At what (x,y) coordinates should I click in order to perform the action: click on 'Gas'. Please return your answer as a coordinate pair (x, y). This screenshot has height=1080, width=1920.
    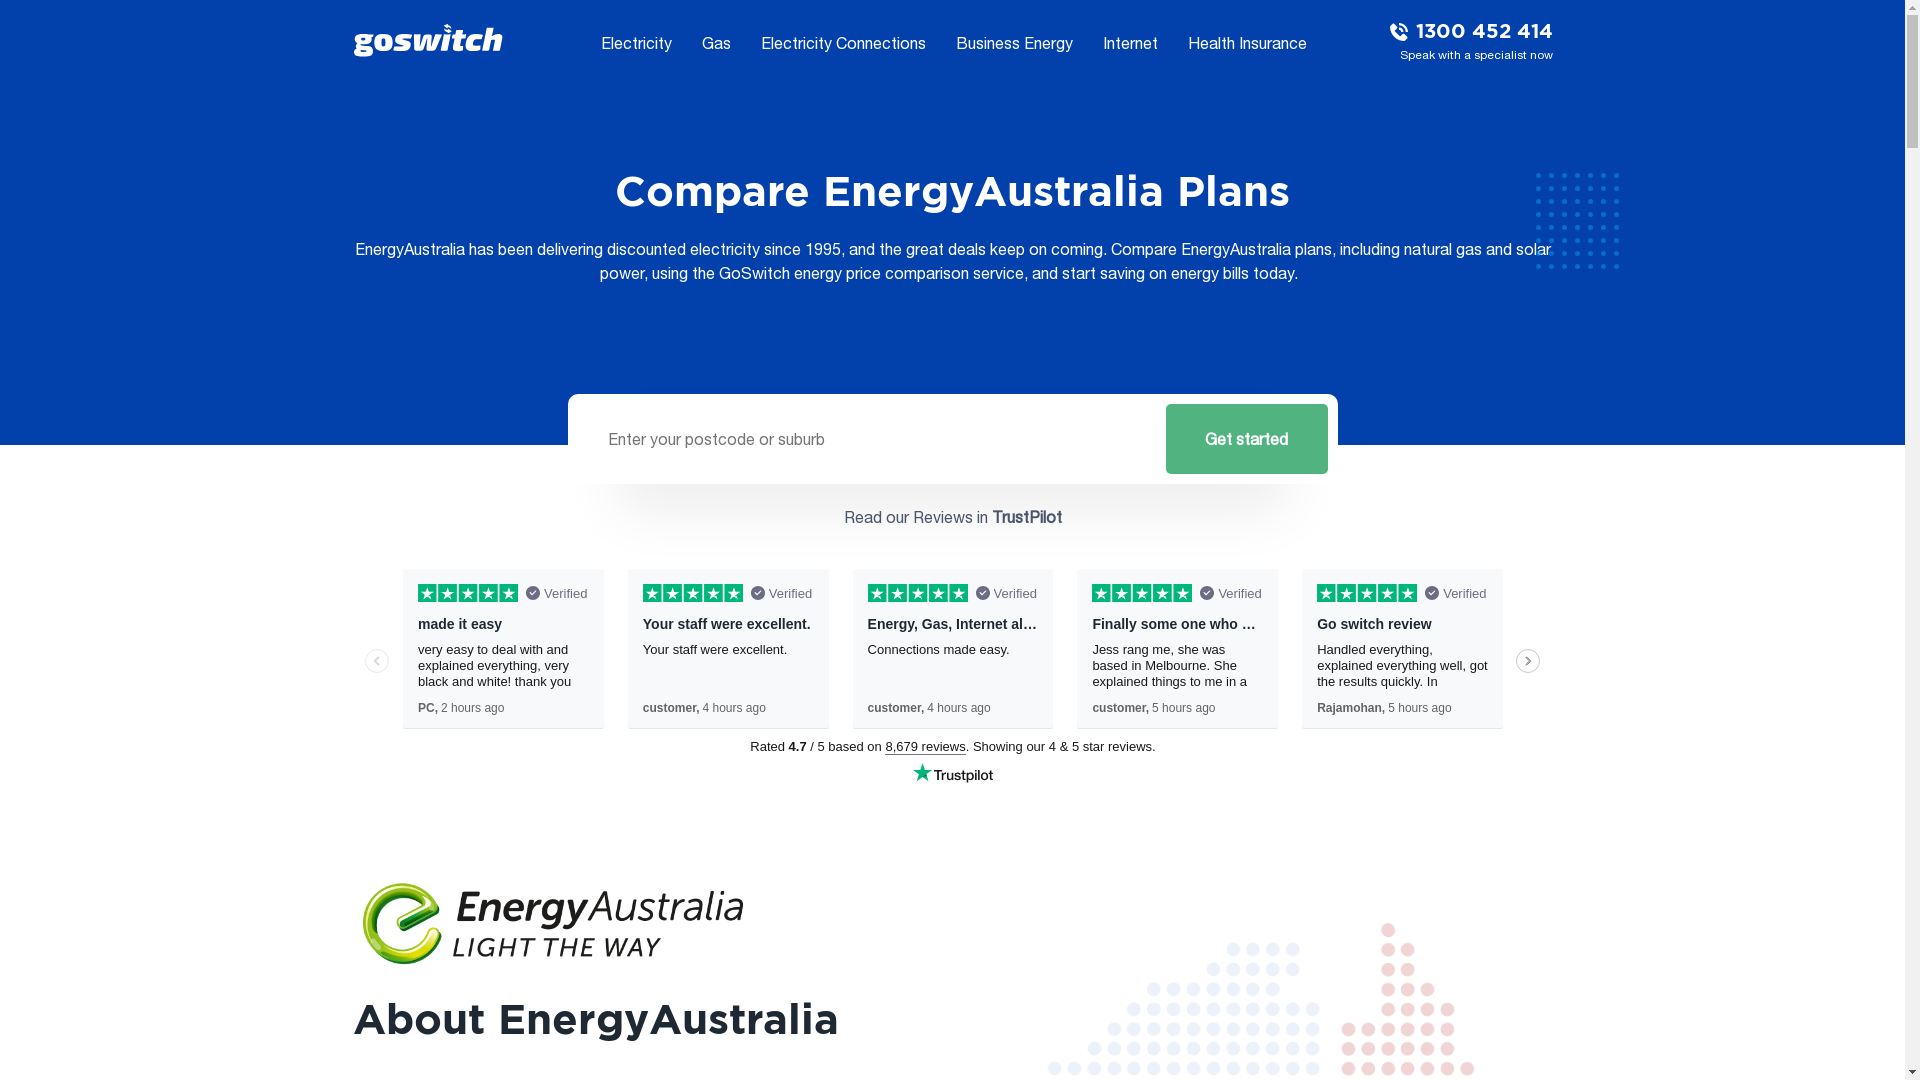
    Looking at the image, I should click on (716, 42).